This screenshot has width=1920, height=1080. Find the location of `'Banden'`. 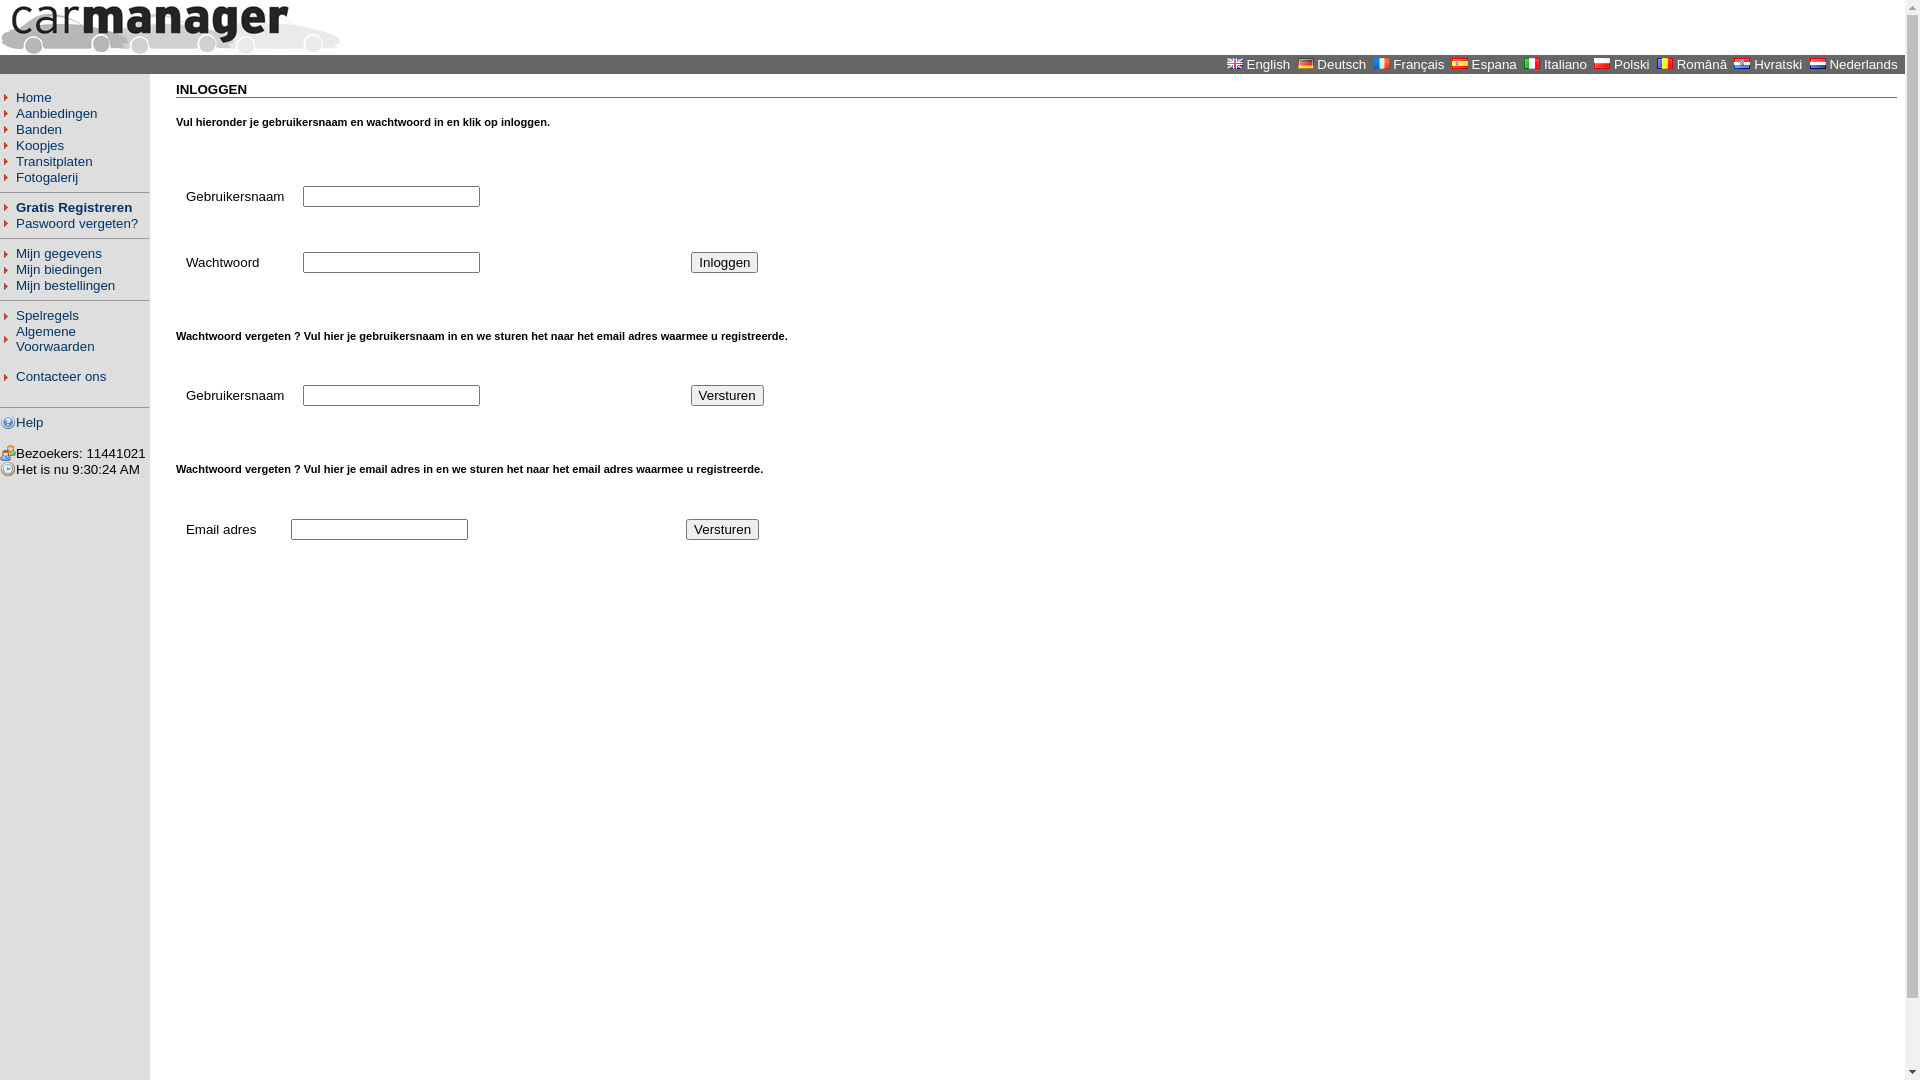

'Banden' is located at coordinates (38, 129).